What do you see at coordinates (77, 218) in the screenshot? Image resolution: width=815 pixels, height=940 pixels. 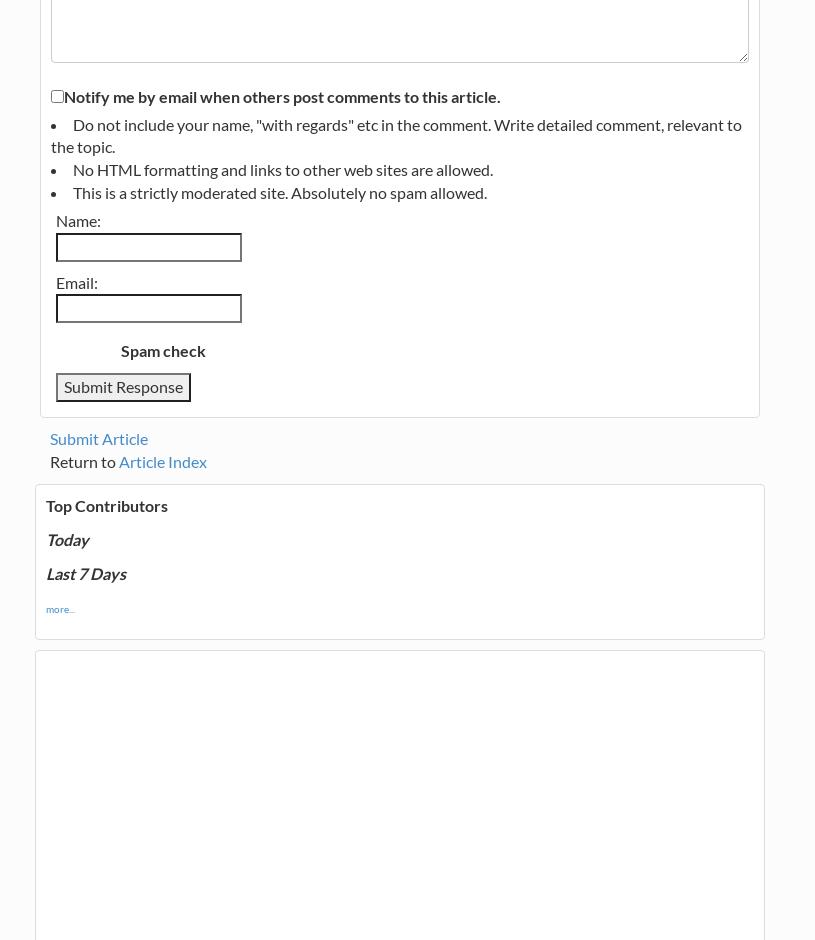 I see `'Name:'` at bounding box center [77, 218].